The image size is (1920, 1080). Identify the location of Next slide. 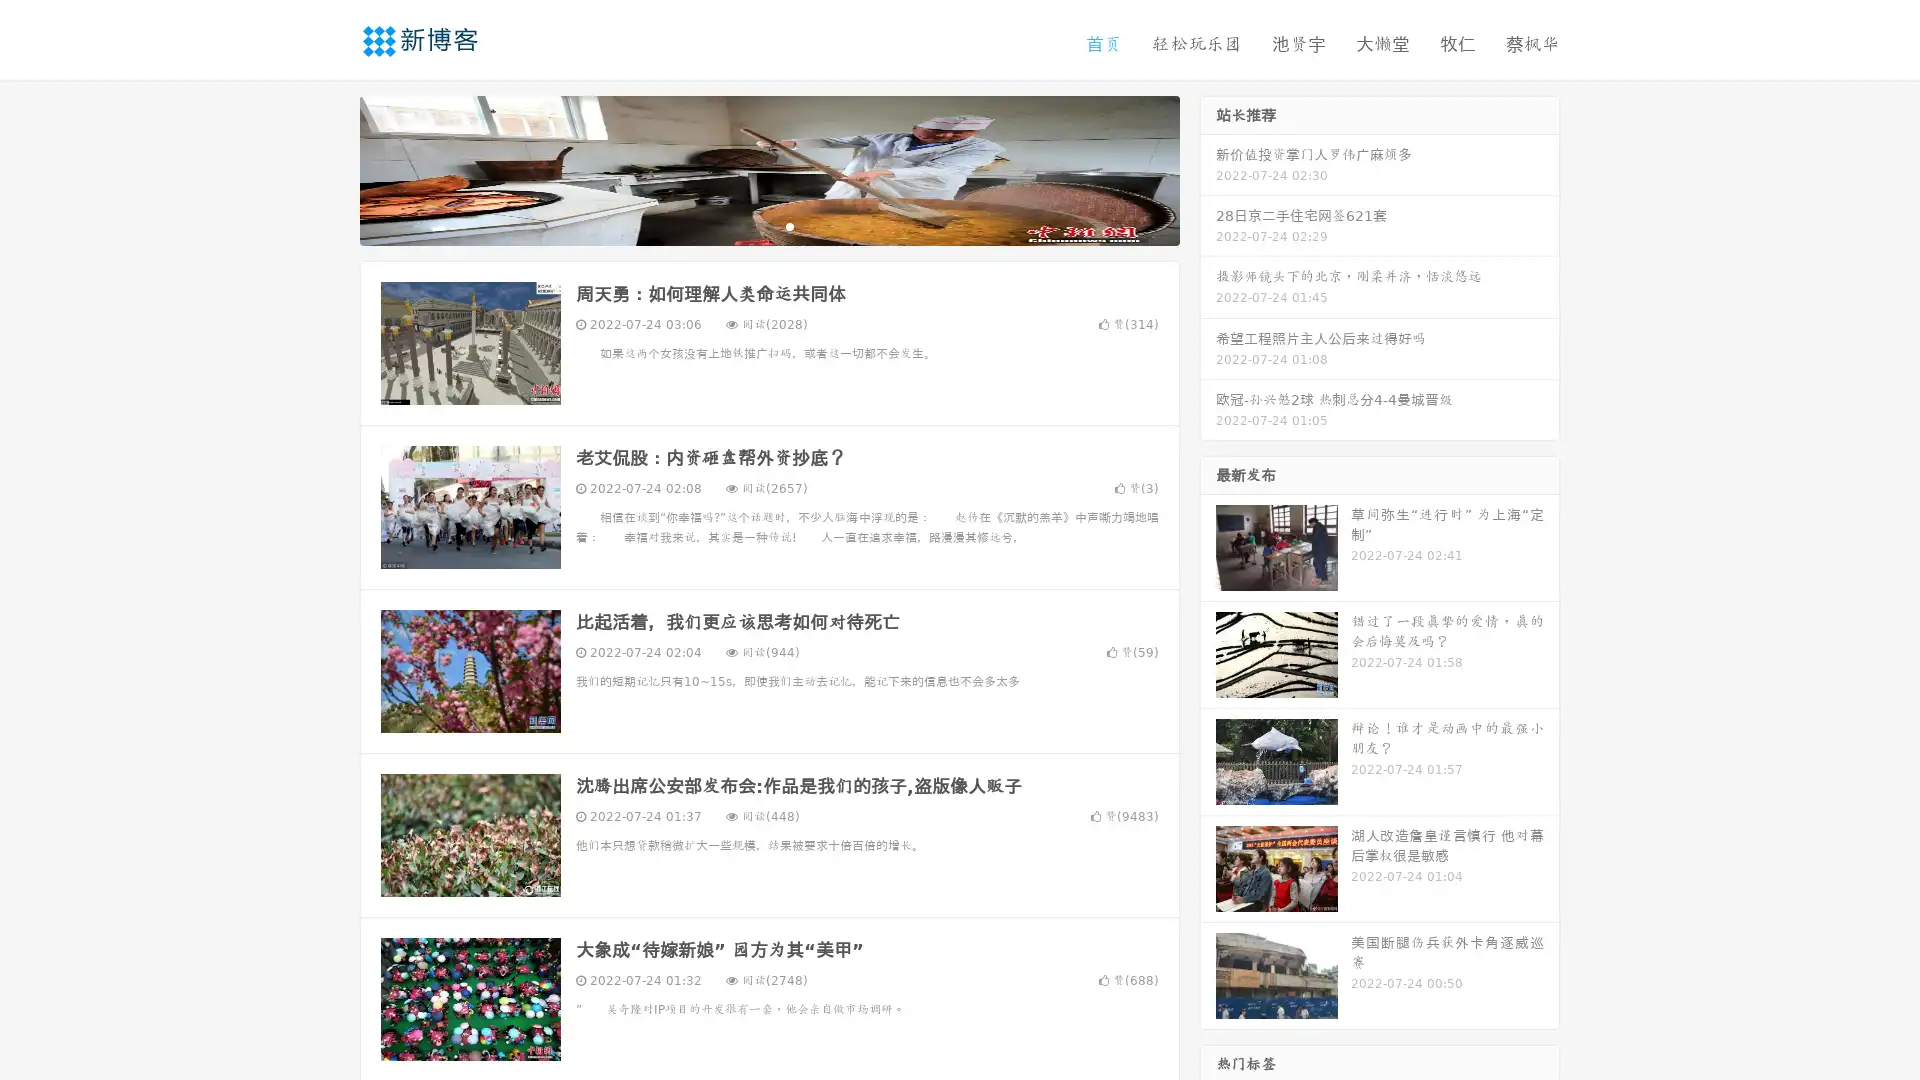
(1208, 168).